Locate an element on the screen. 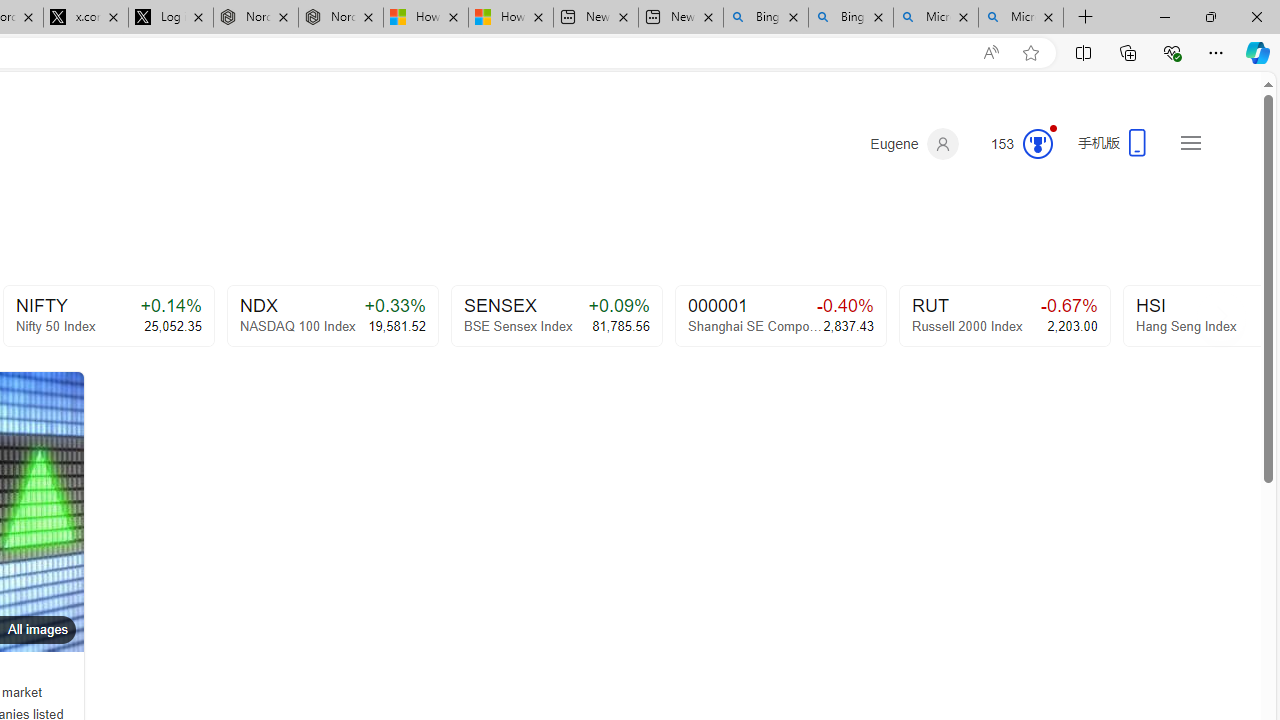  'RUT-0.67%Russell 2000 Index2,203.00' is located at coordinates (1004, 315).